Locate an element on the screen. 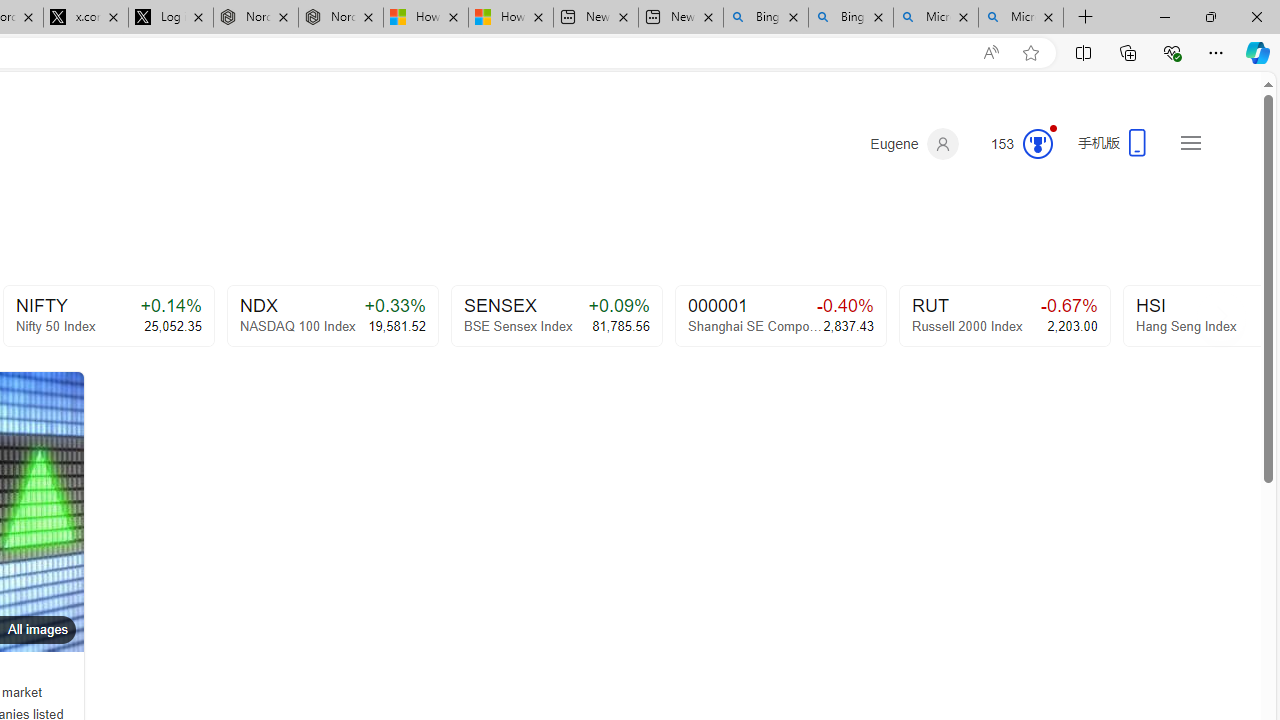  'RUT-0.67%Russell 2000 Index2,203.00' is located at coordinates (1004, 315).